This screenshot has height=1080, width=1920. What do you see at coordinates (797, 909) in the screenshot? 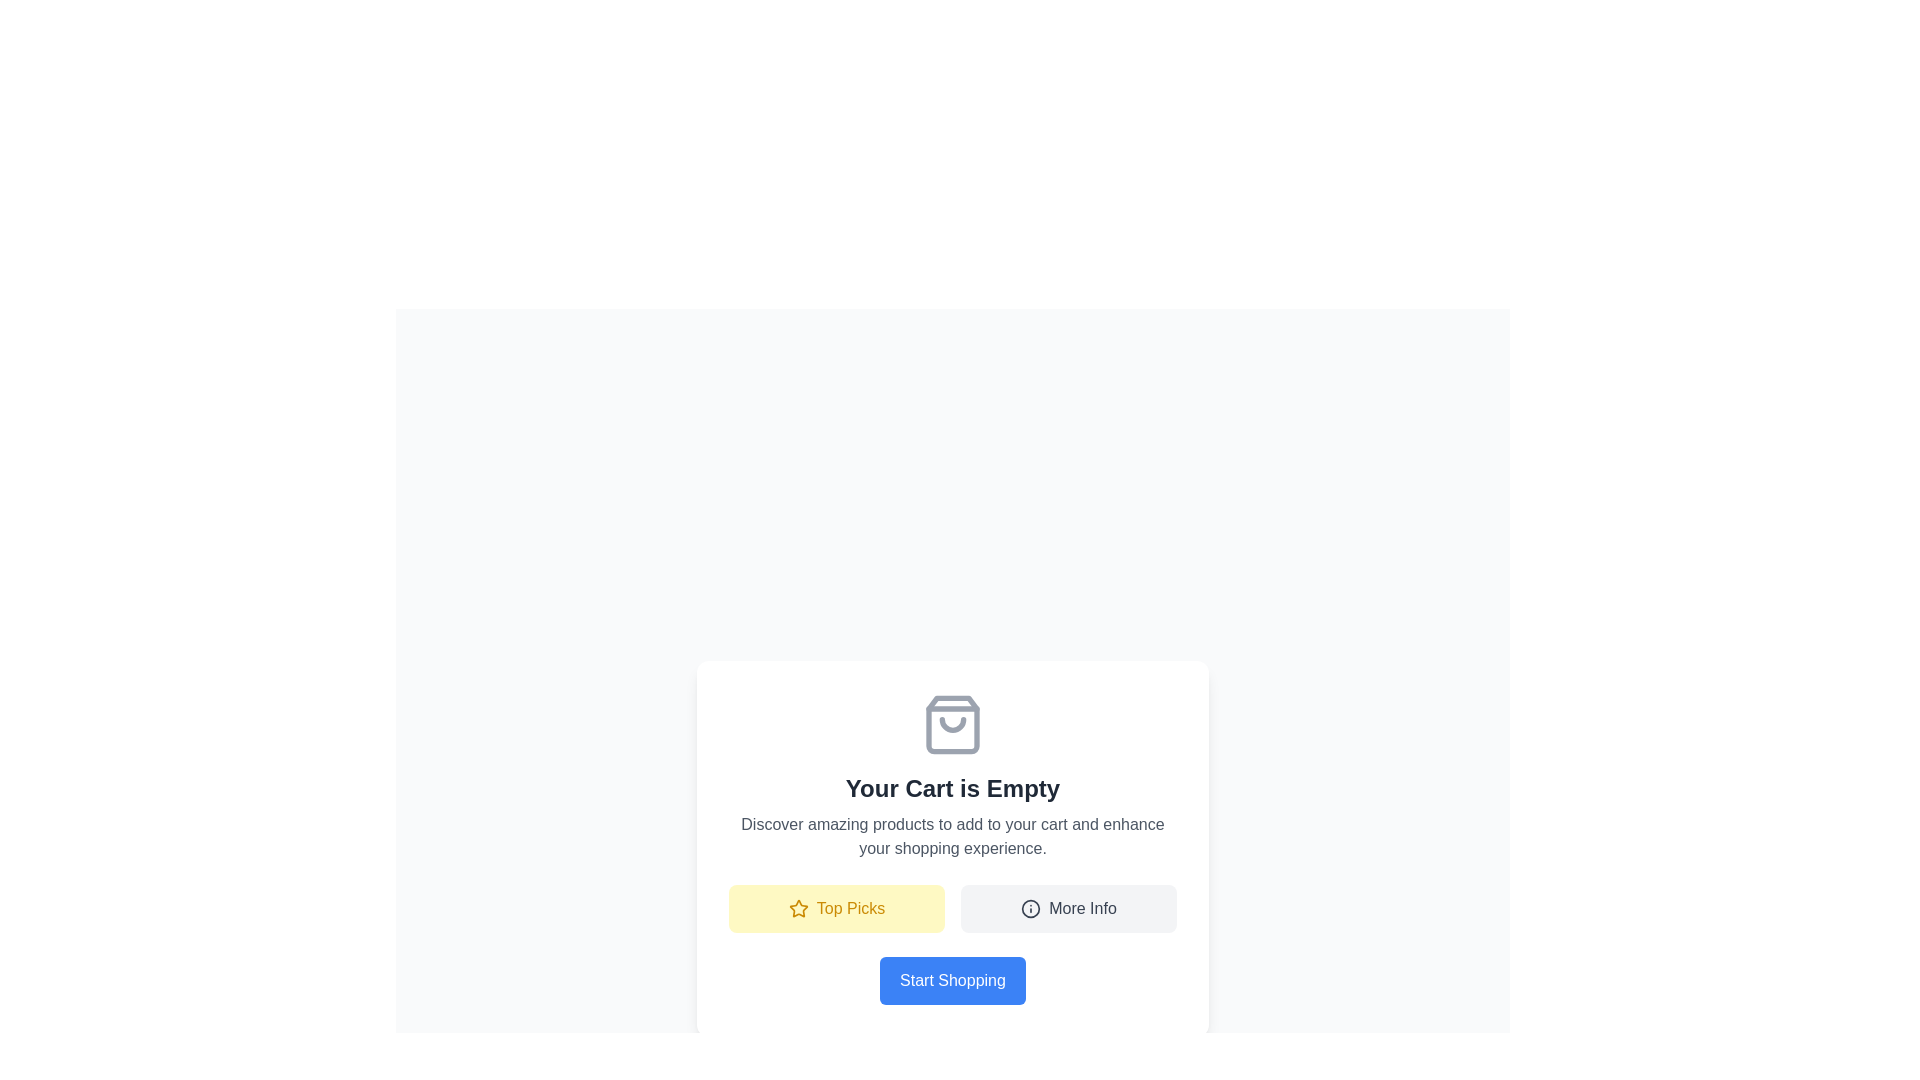
I see `the decorative icon that enhances the 'Top Picks' button, which is located to the left of the 'Top Picks' text label` at bounding box center [797, 909].